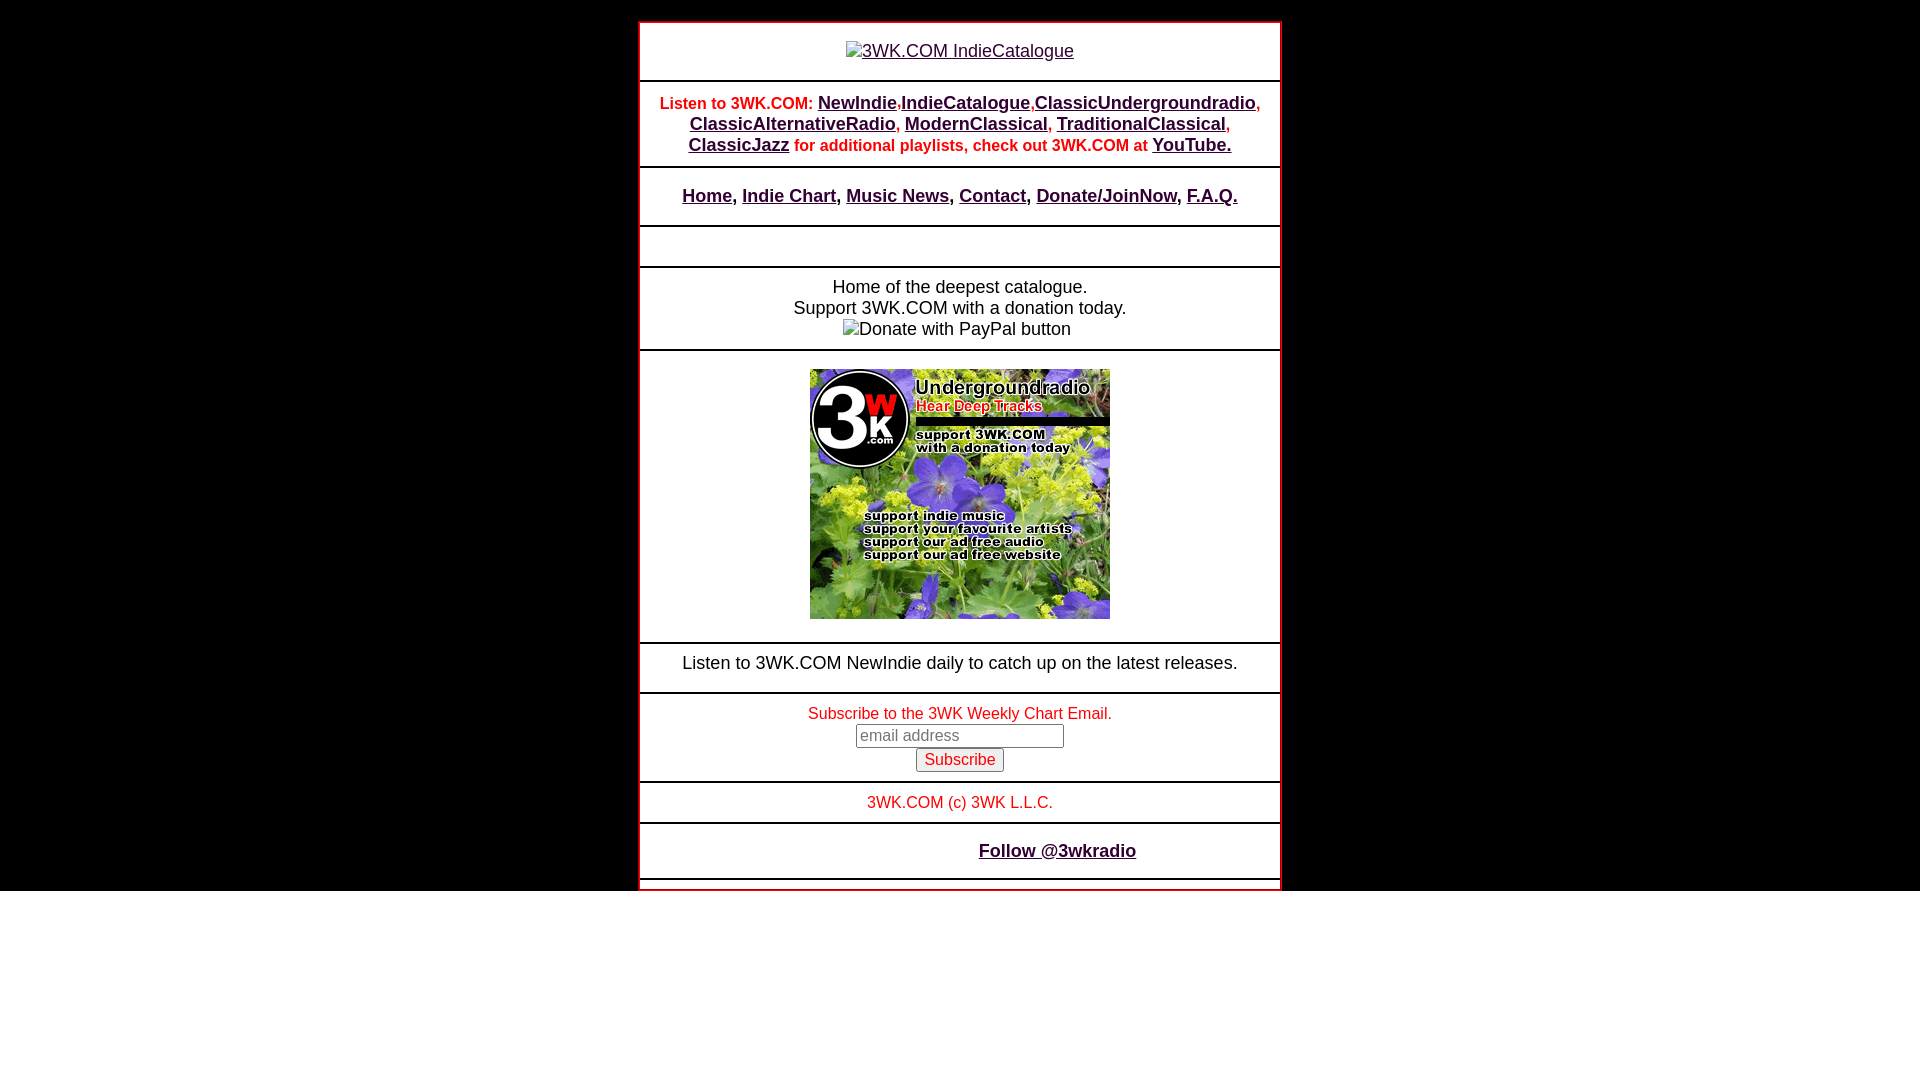 The image size is (1920, 1080). I want to click on 'Follow @3wkradio', so click(1056, 851).